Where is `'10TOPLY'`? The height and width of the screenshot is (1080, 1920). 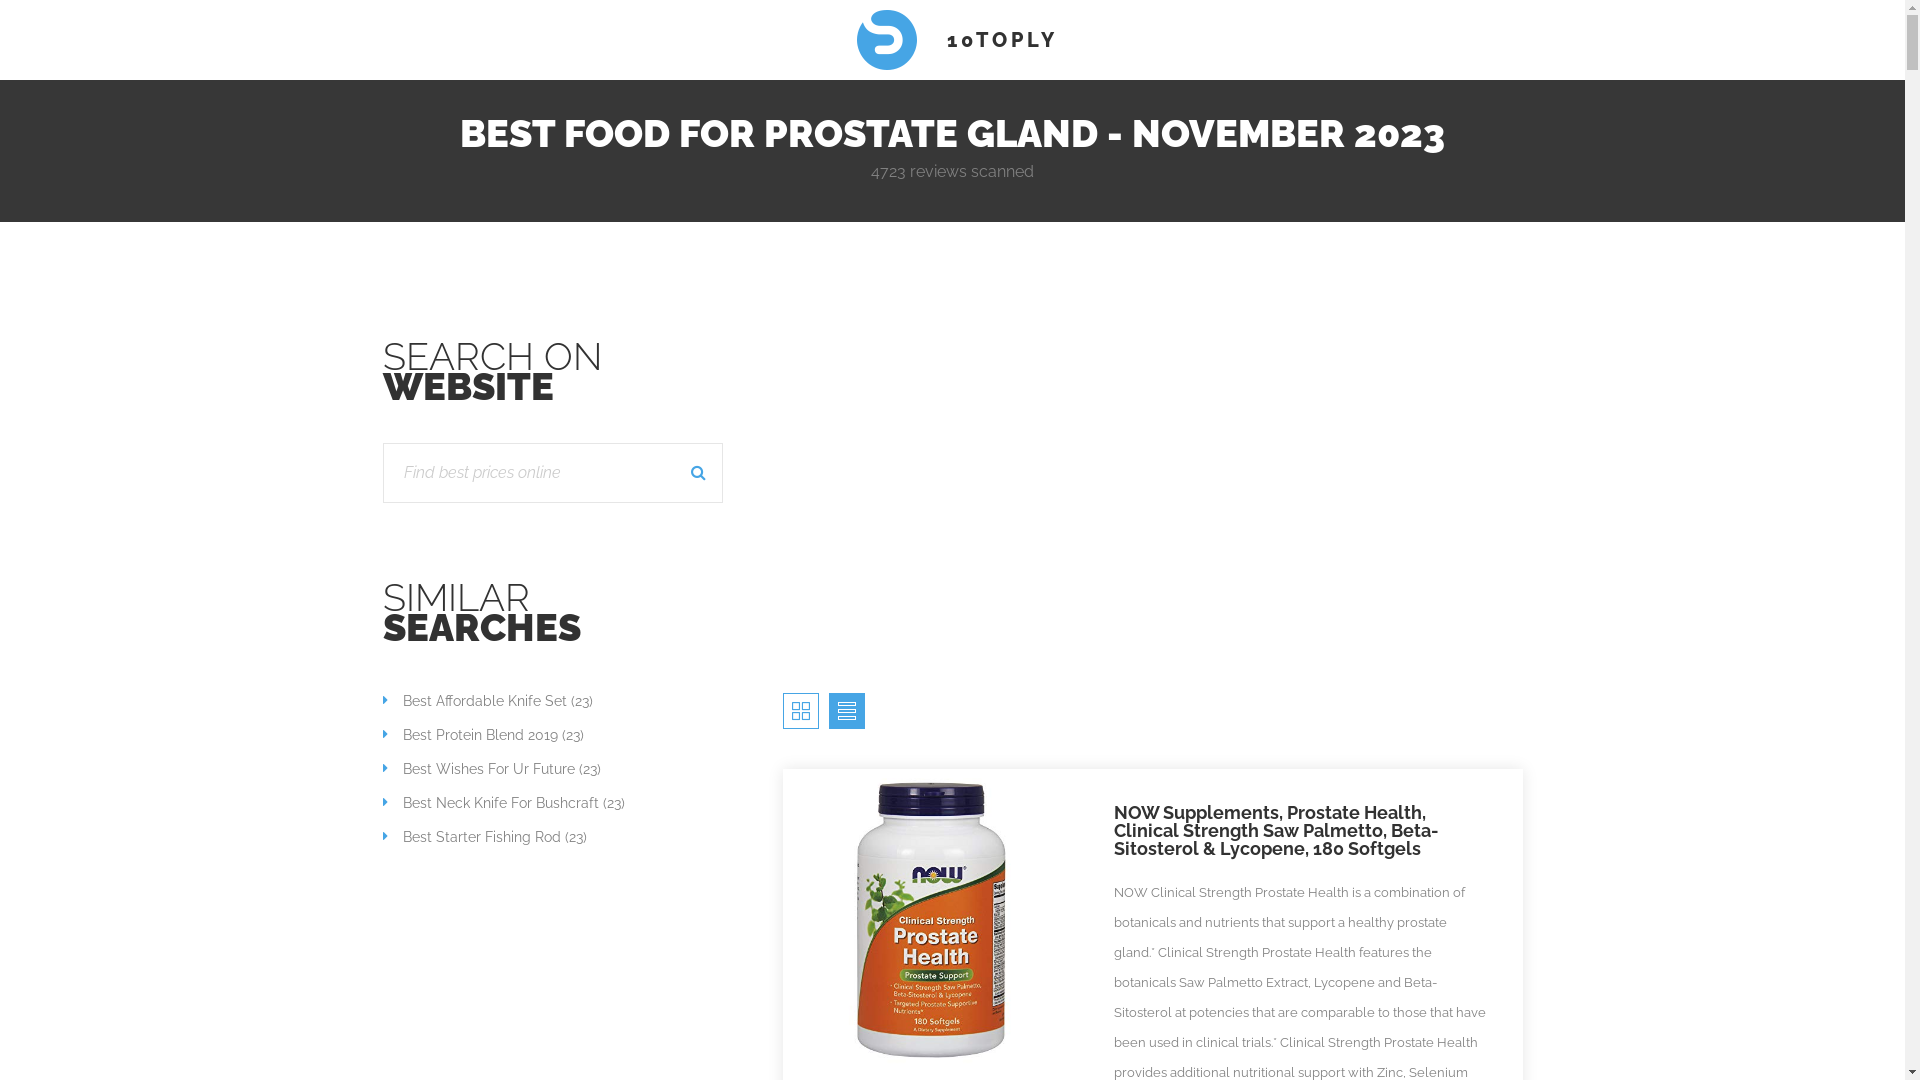 '10TOPLY' is located at coordinates (951, 39).